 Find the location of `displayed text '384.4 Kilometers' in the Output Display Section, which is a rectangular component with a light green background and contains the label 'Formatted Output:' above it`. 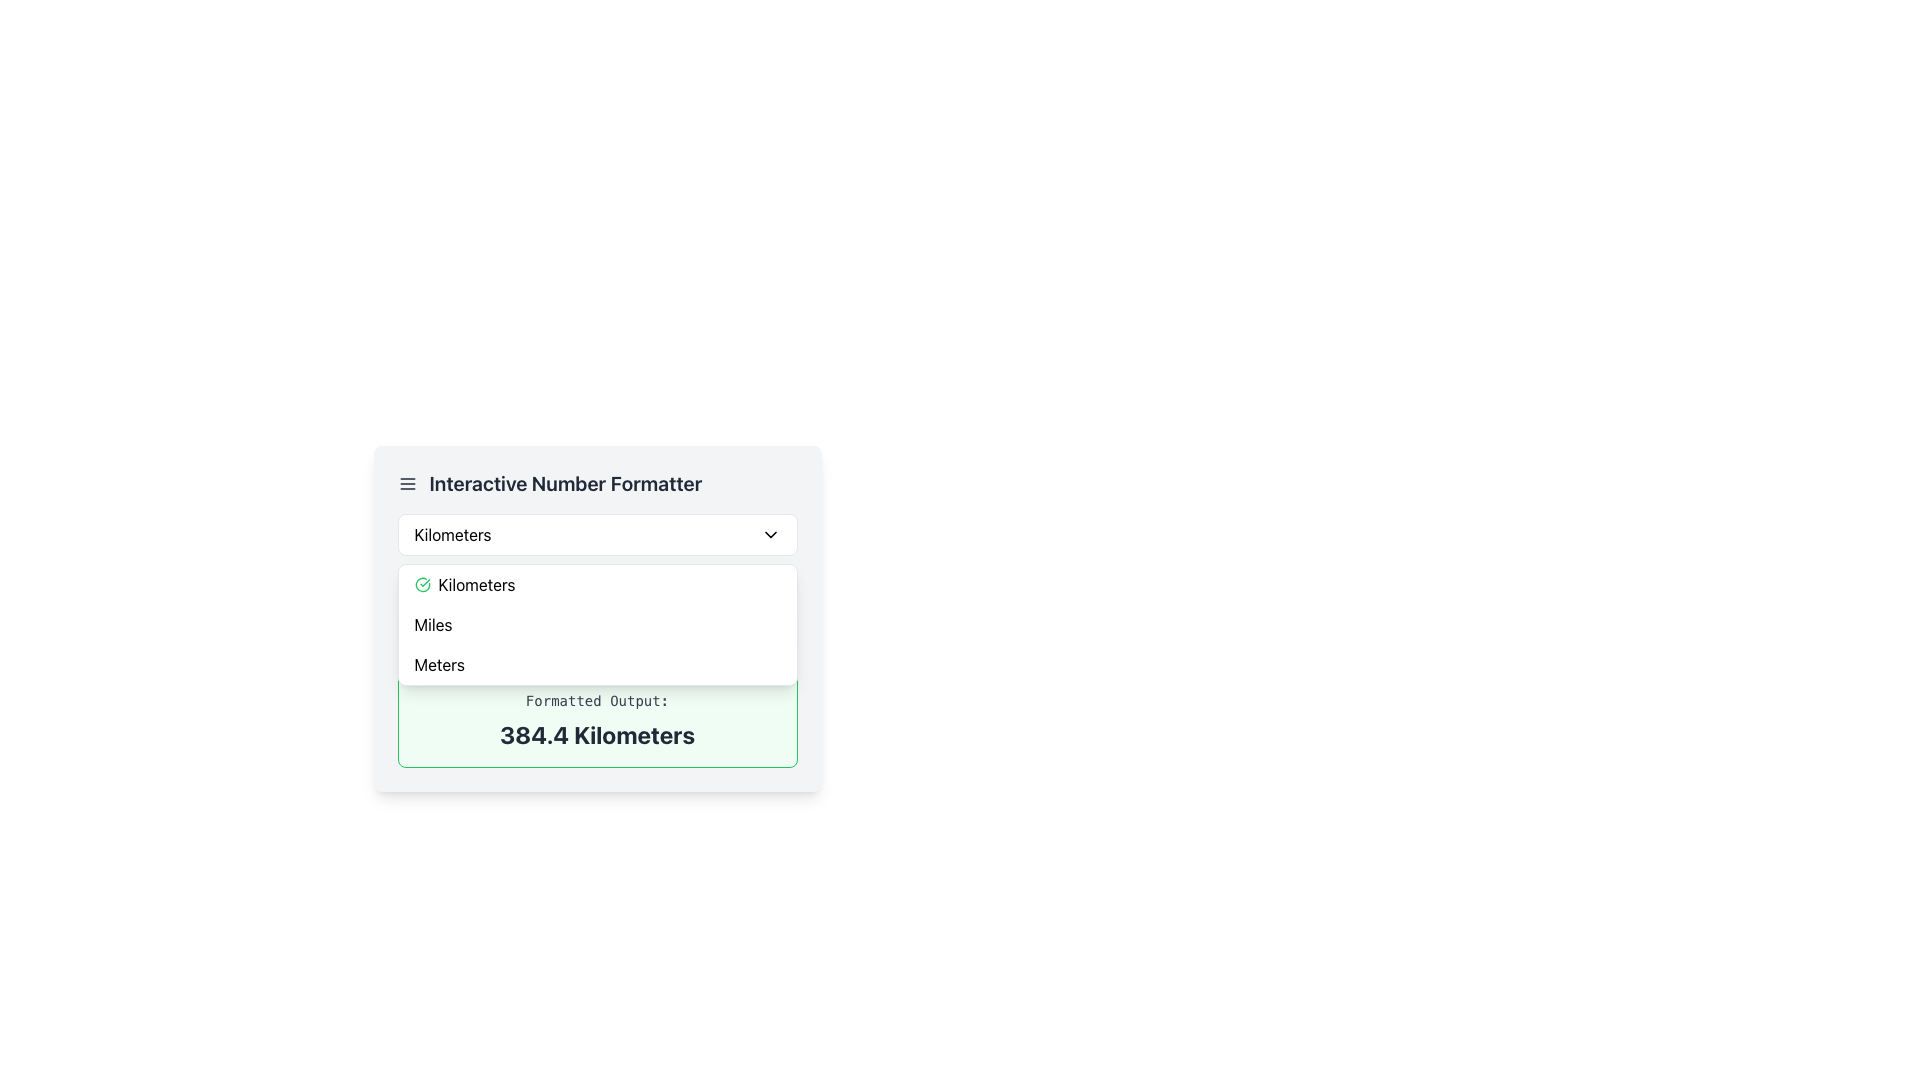

displayed text '384.4 Kilometers' in the Output Display Section, which is a rectangular component with a light green background and contains the label 'Formatted Output:' above it is located at coordinates (596, 721).